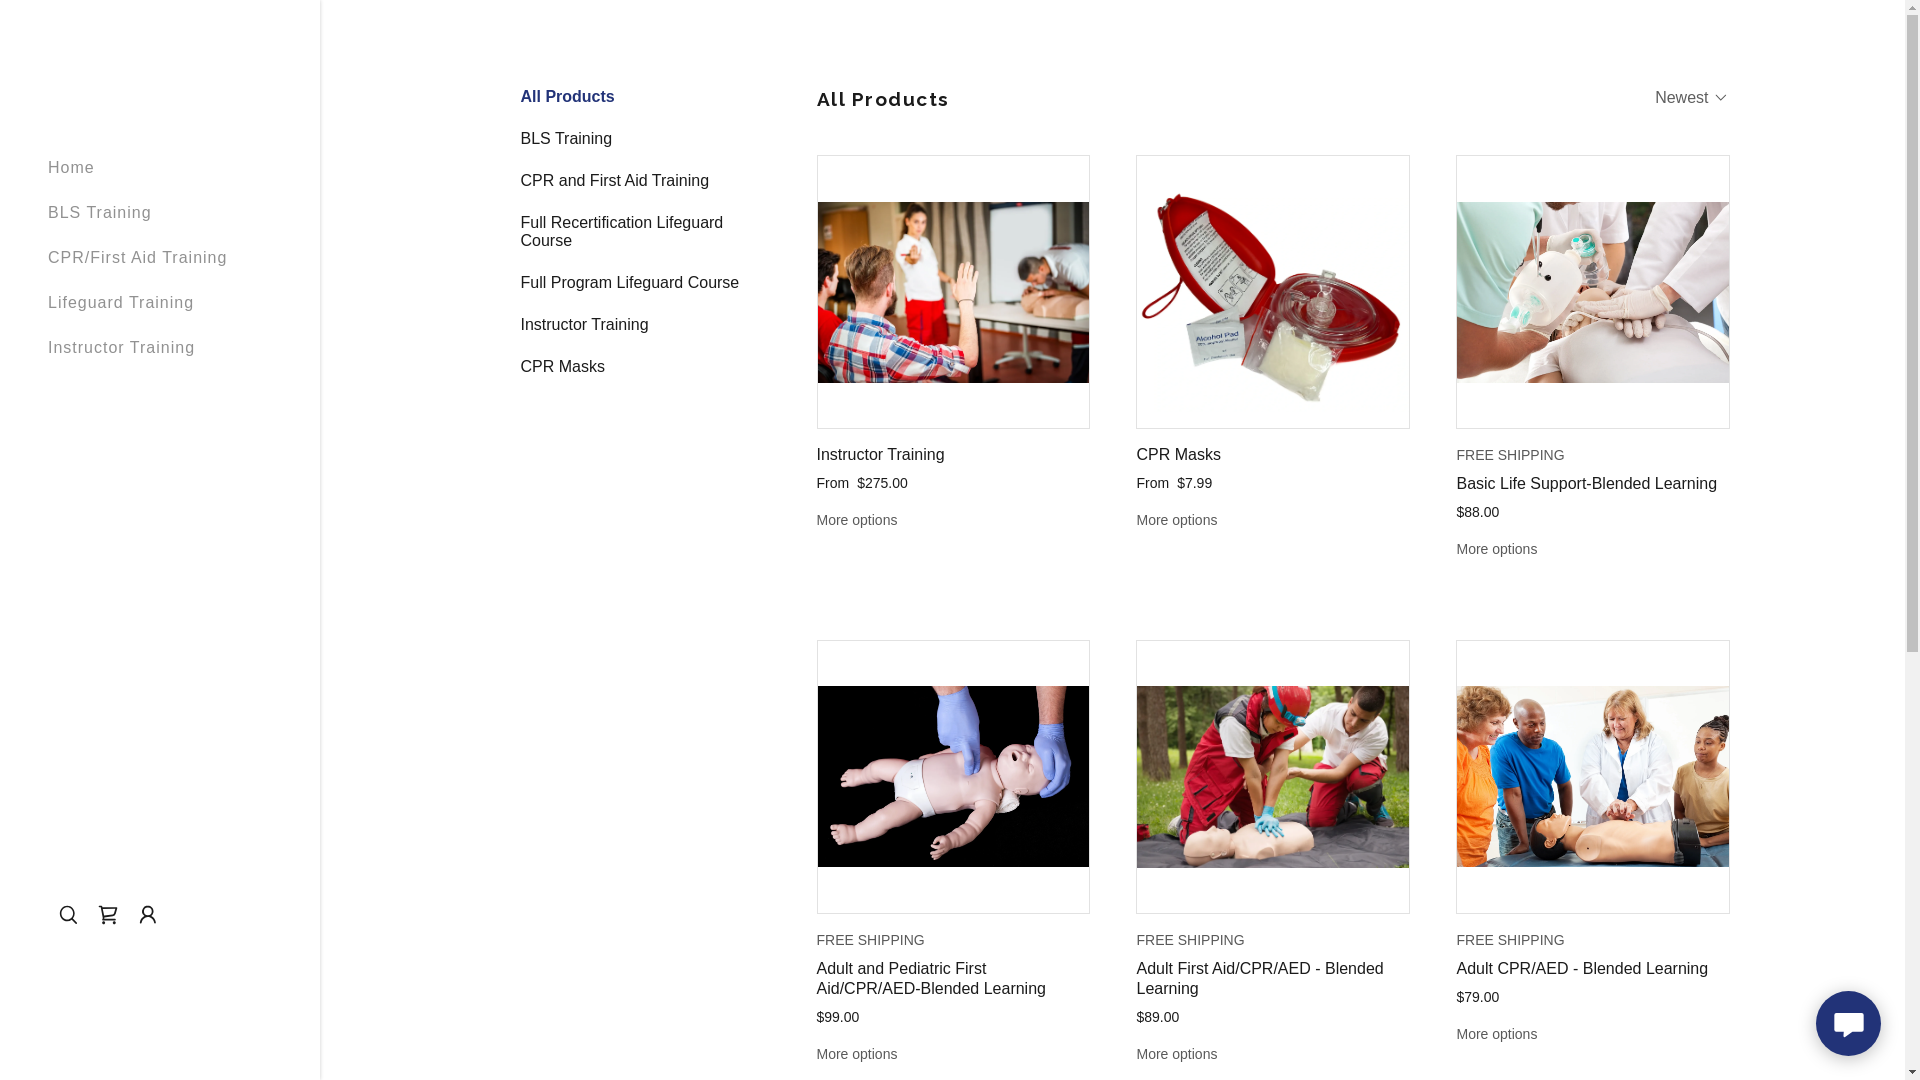 This screenshot has height=1080, width=1920. Describe the element at coordinates (136, 256) in the screenshot. I see `'CPR/First Aid Training'` at that location.